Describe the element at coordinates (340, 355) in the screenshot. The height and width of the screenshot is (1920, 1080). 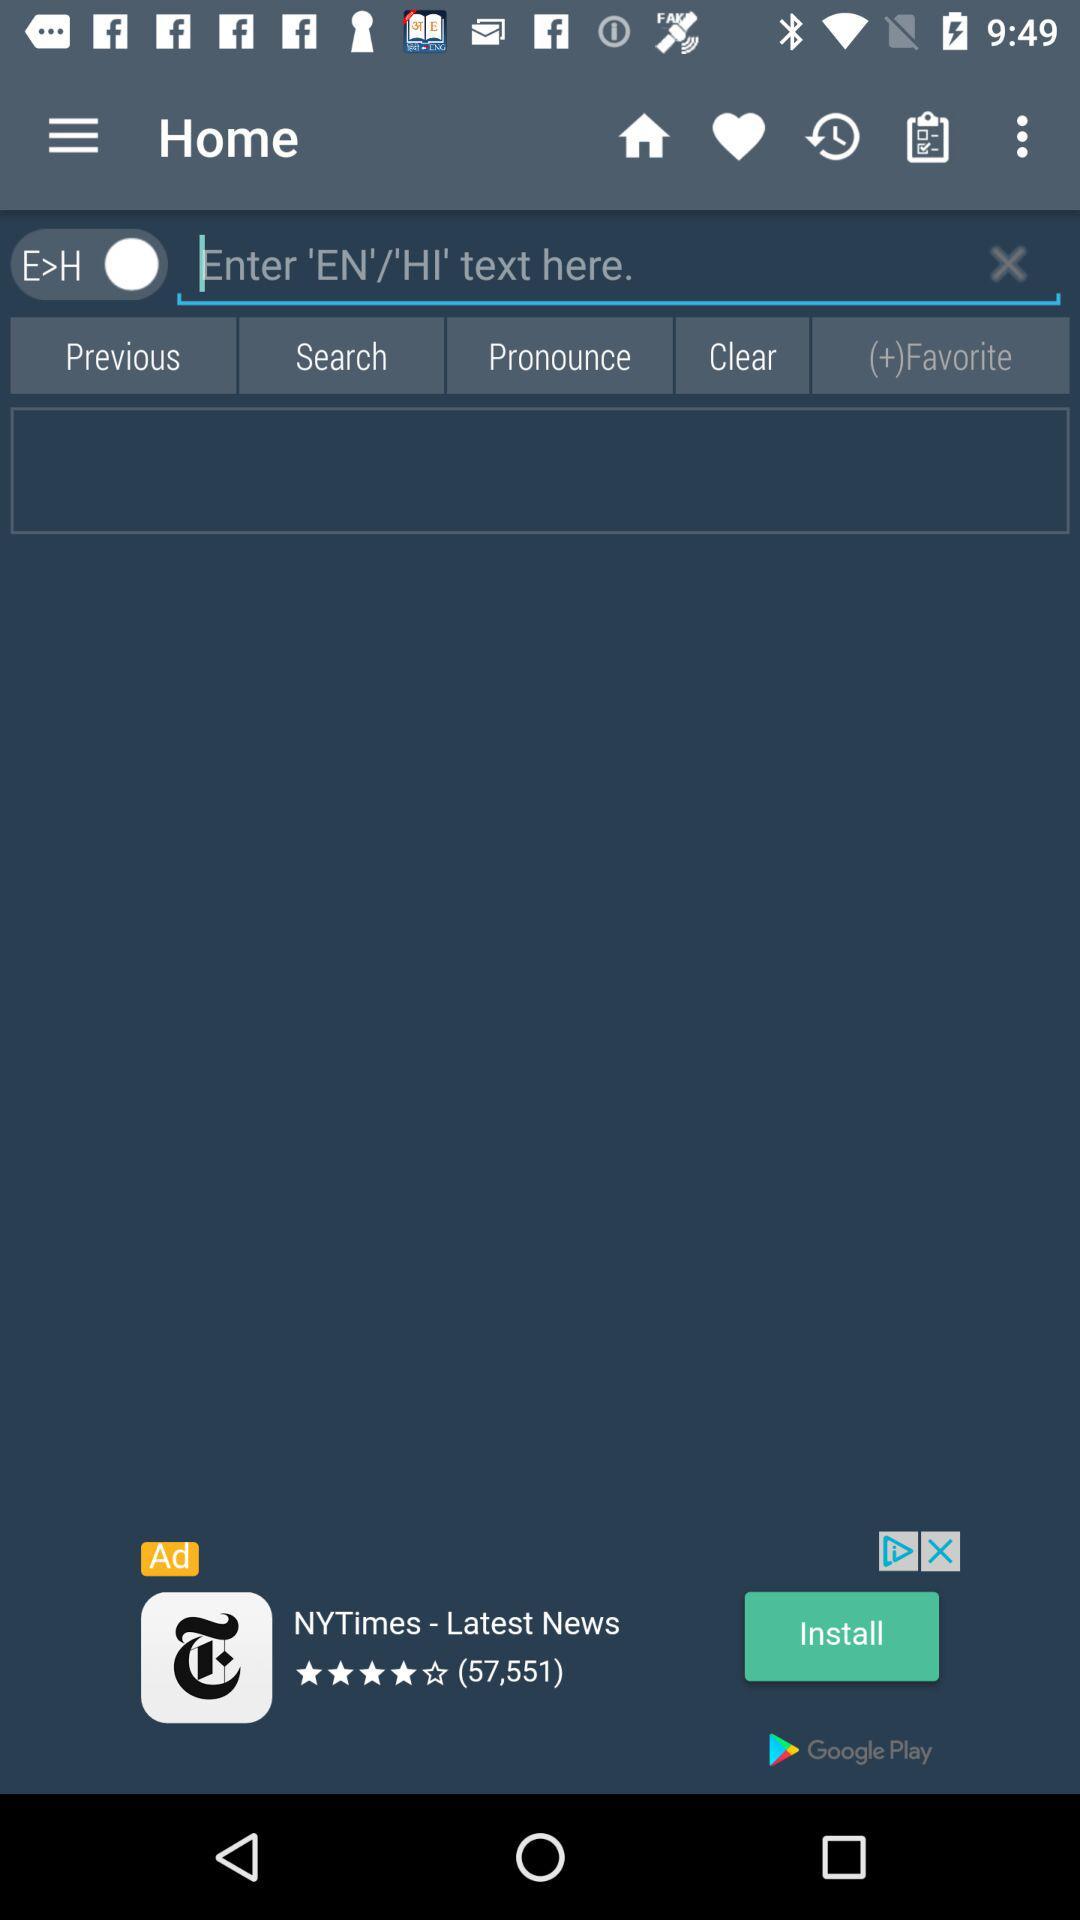
I see `the button beside previous` at that location.